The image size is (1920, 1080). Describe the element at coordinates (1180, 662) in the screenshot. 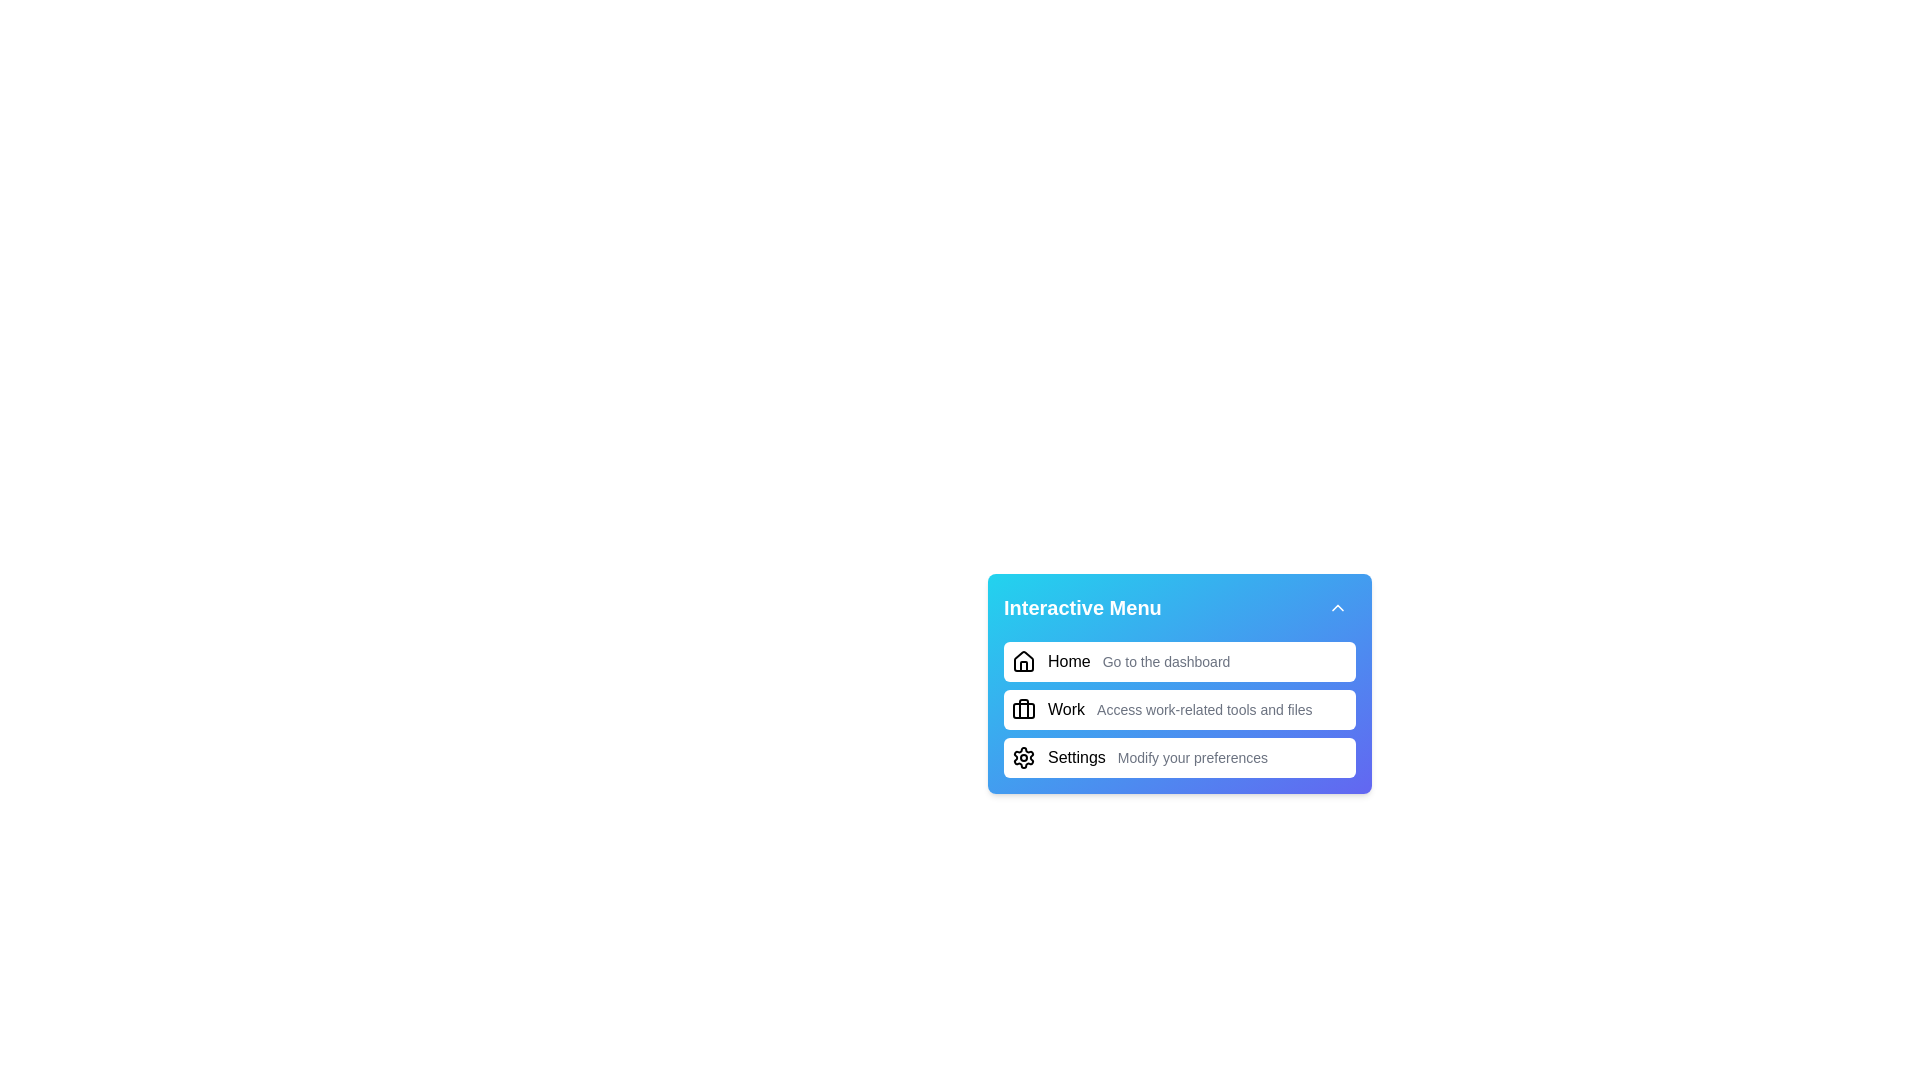

I see `the first menu item labeled 'Home' with a house icon` at that location.